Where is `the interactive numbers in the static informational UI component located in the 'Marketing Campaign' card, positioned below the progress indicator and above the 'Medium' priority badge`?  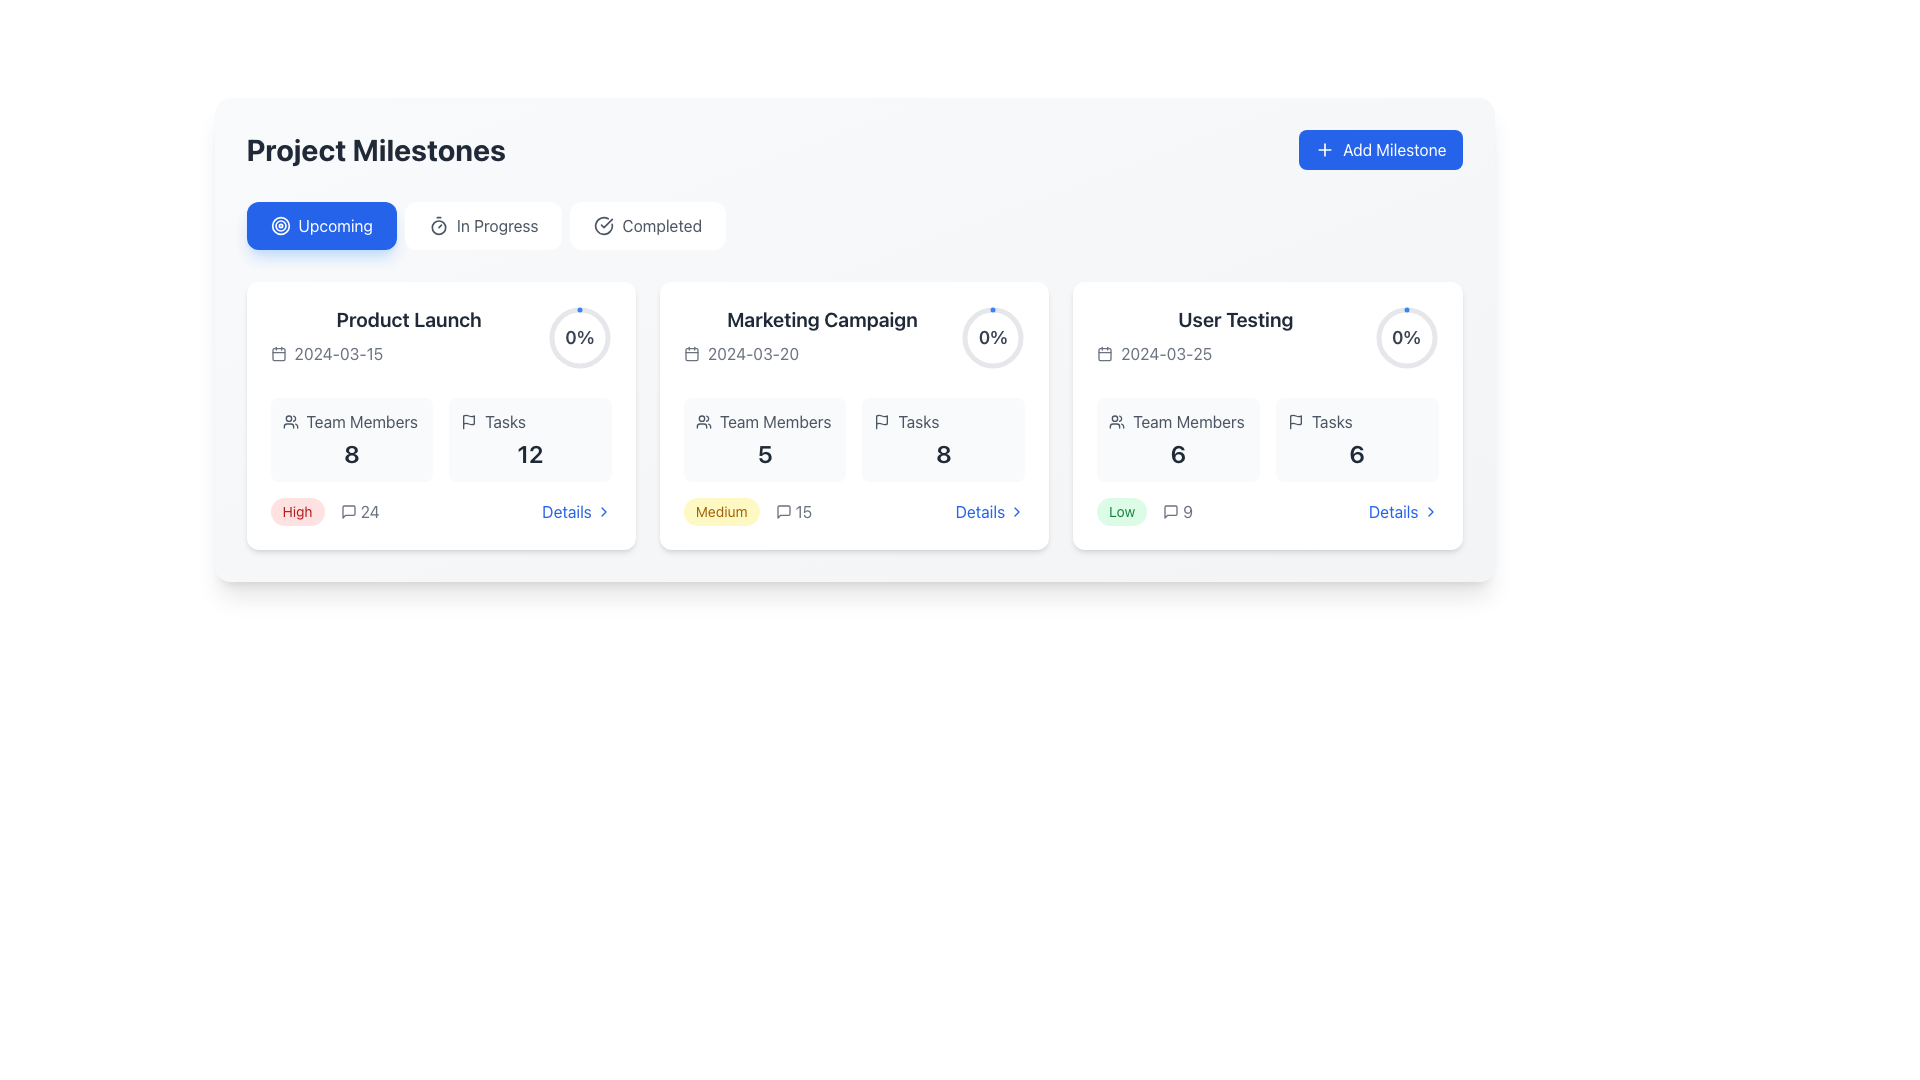
the interactive numbers in the static informational UI component located in the 'Marketing Campaign' card, positioned below the progress indicator and above the 'Medium' priority badge is located at coordinates (854, 438).